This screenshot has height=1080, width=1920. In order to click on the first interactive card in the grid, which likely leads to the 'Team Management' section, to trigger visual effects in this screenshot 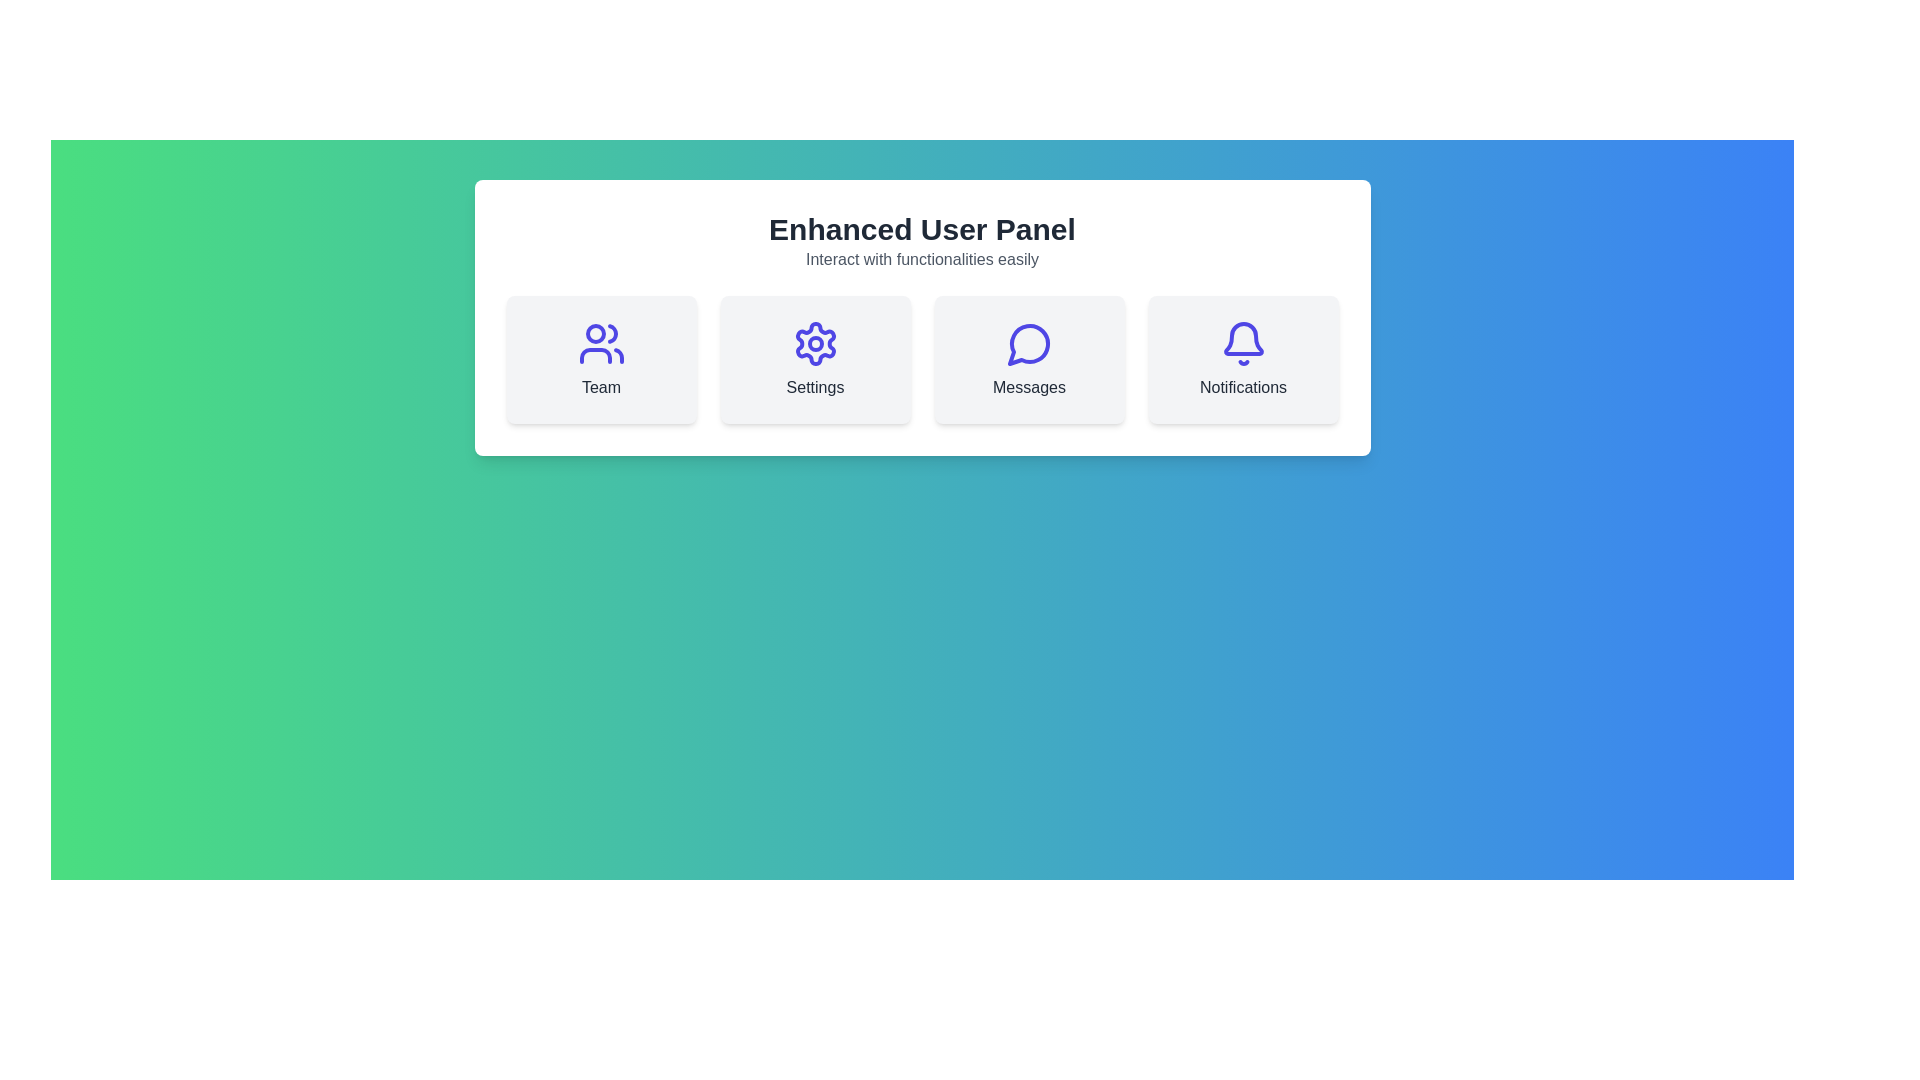, I will do `click(600, 358)`.